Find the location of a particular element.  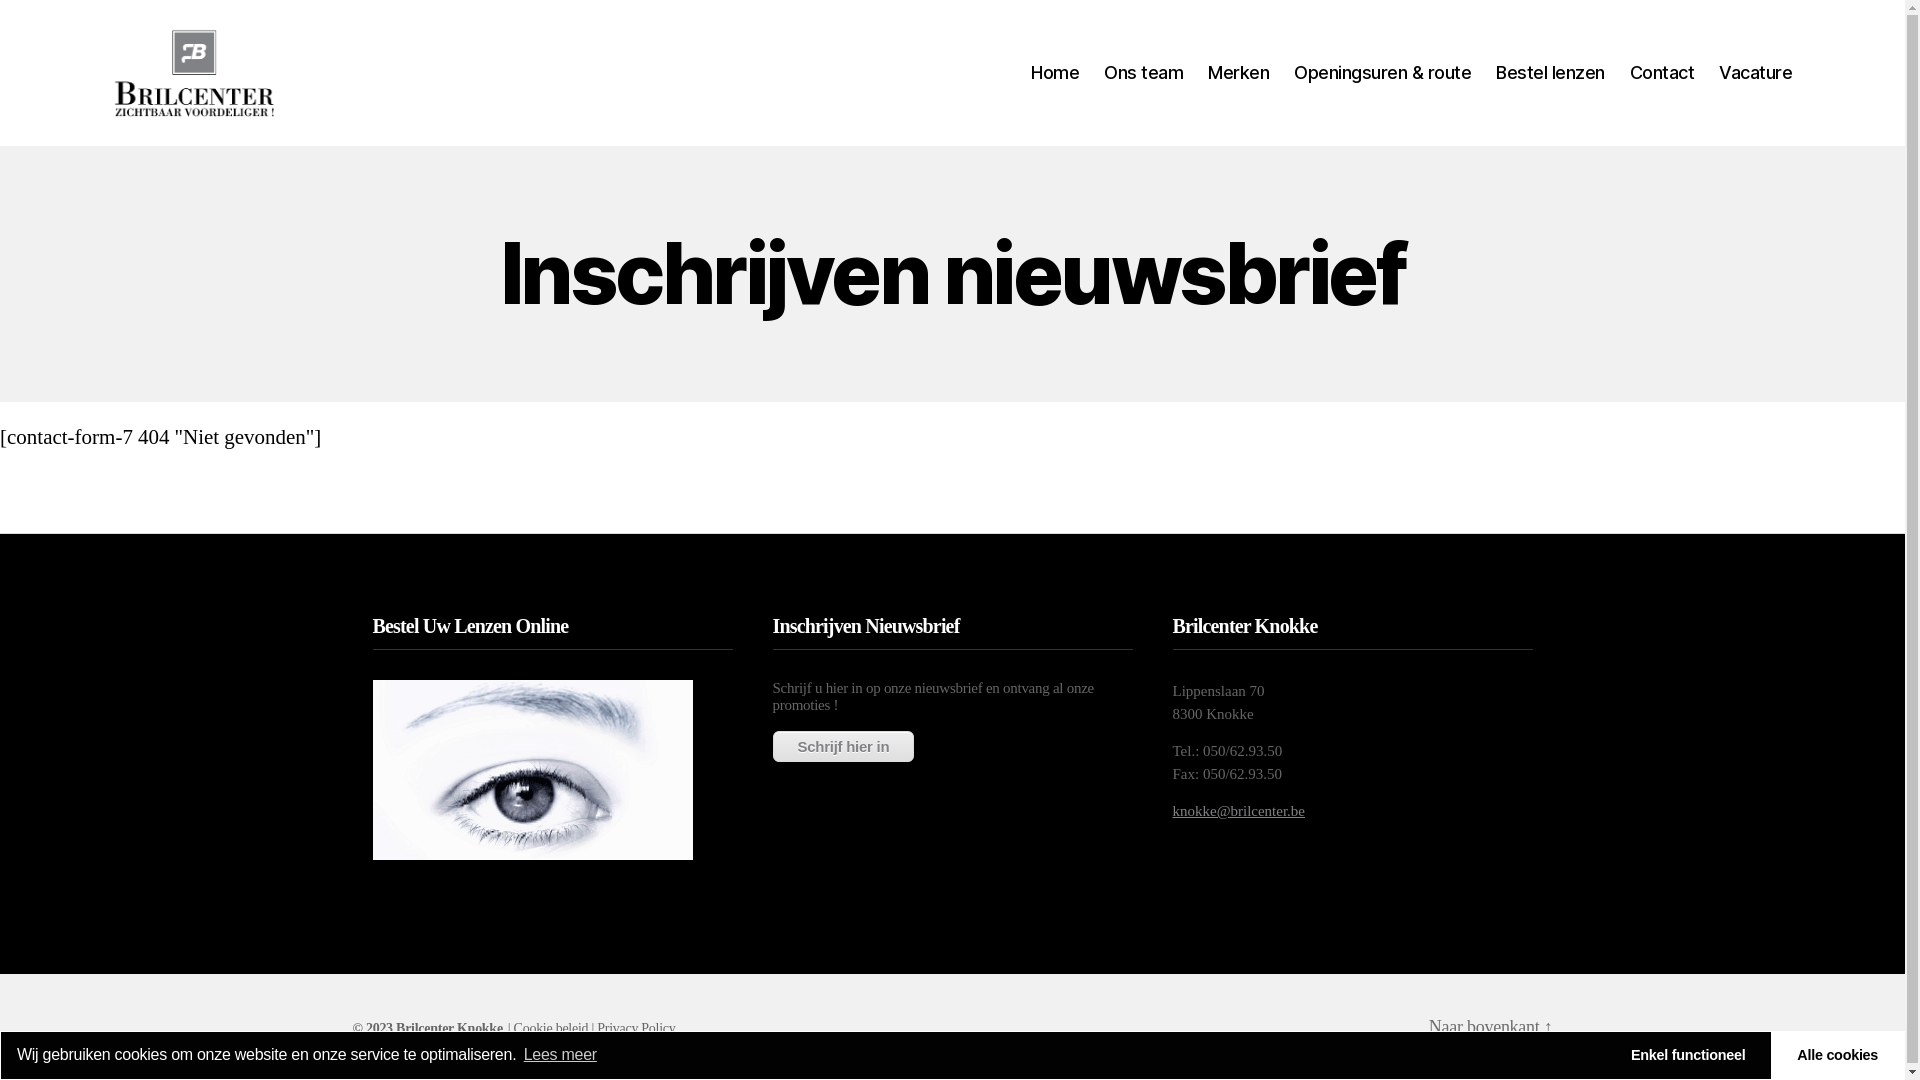

'Privacy Policy' is located at coordinates (595, 1028).